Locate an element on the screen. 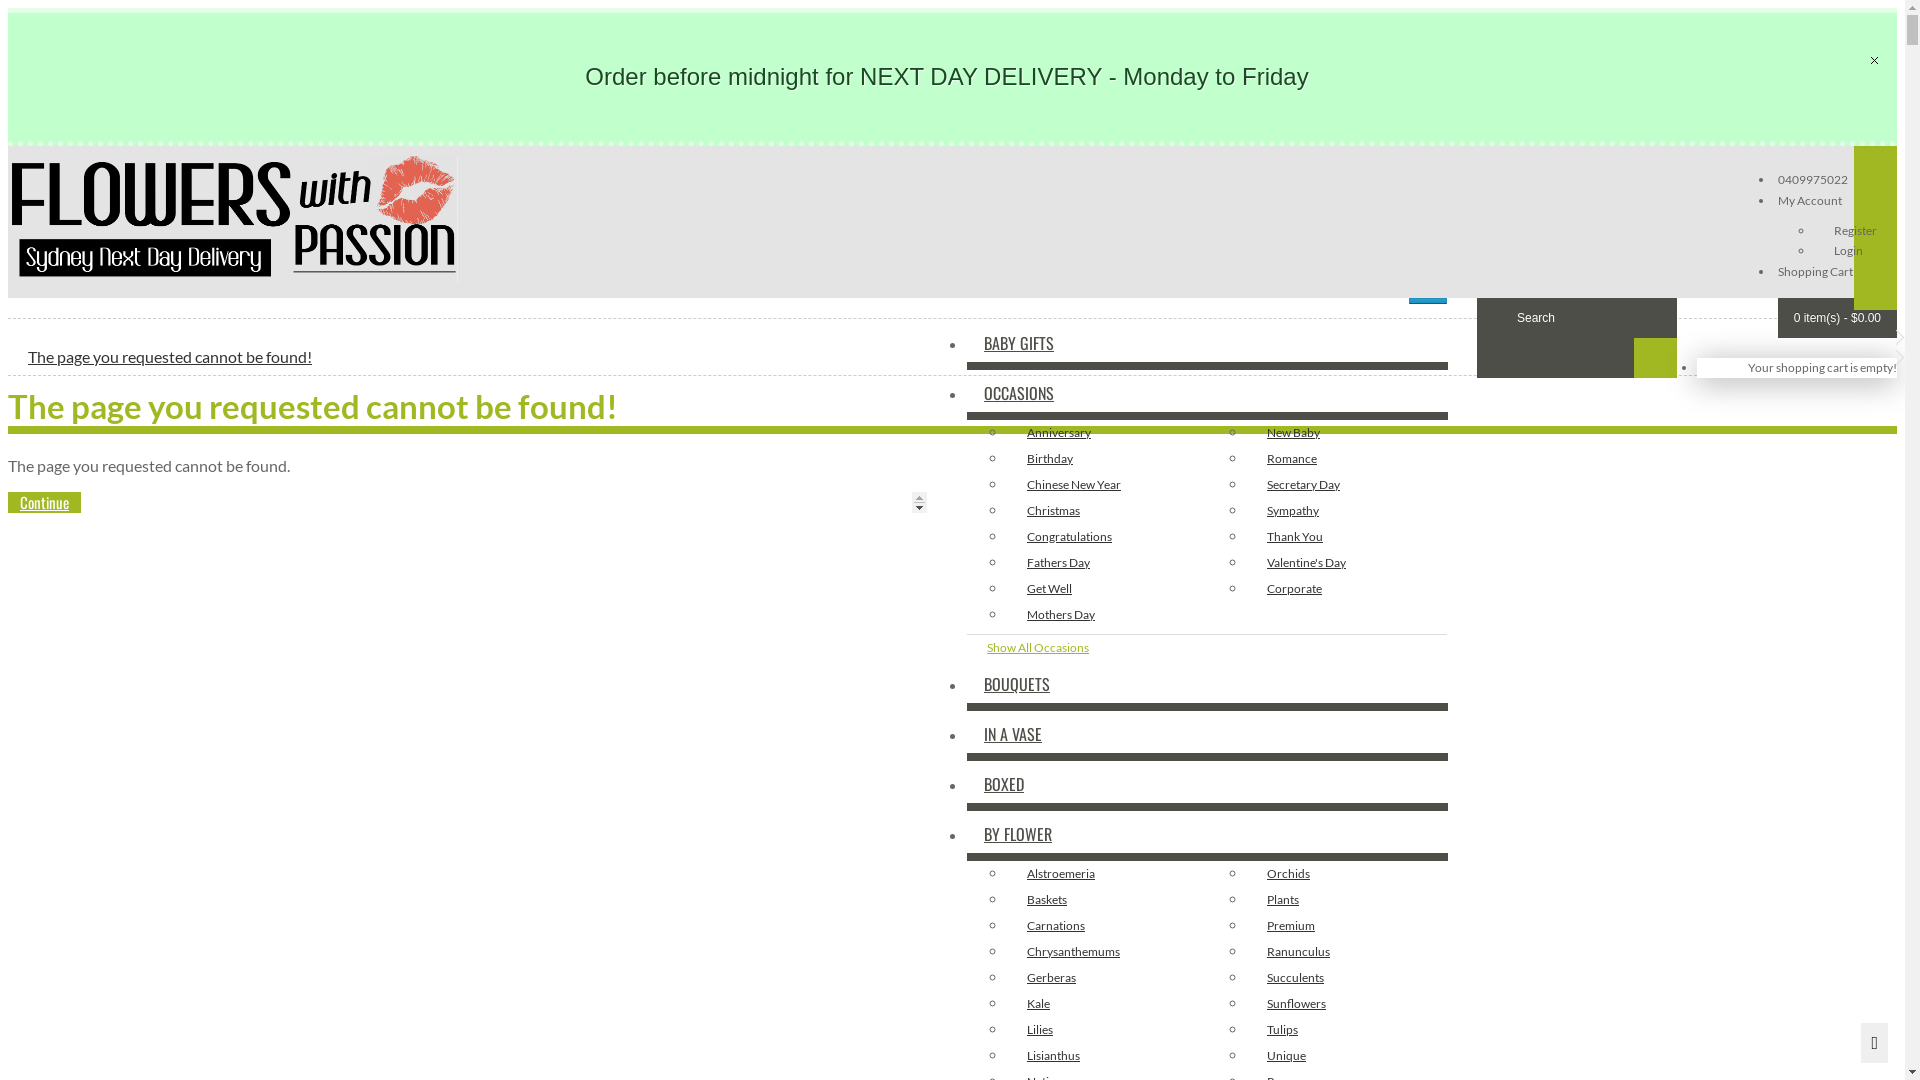 This screenshot has width=1920, height=1080. 'Show All Occasions' is located at coordinates (966, 647).